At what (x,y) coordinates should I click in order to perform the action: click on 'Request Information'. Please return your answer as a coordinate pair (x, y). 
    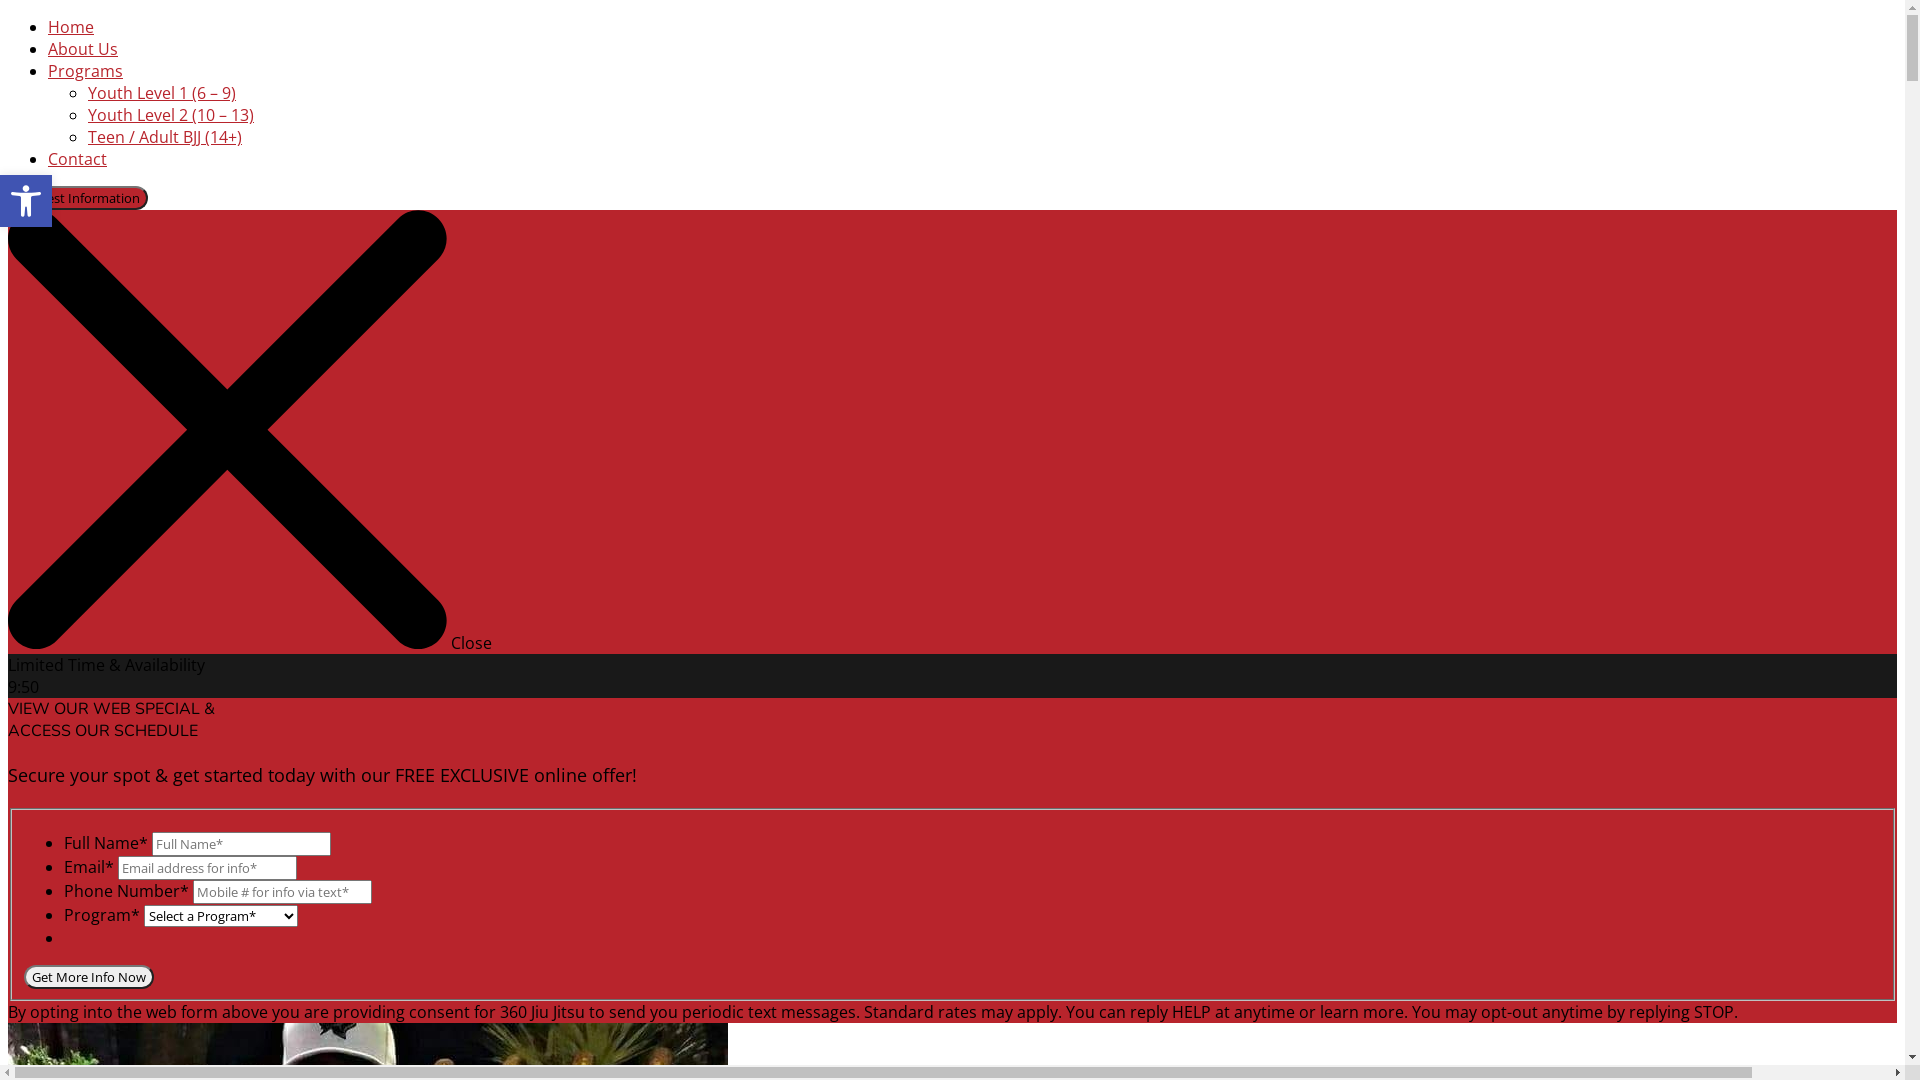
    Looking at the image, I should click on (77, 197).